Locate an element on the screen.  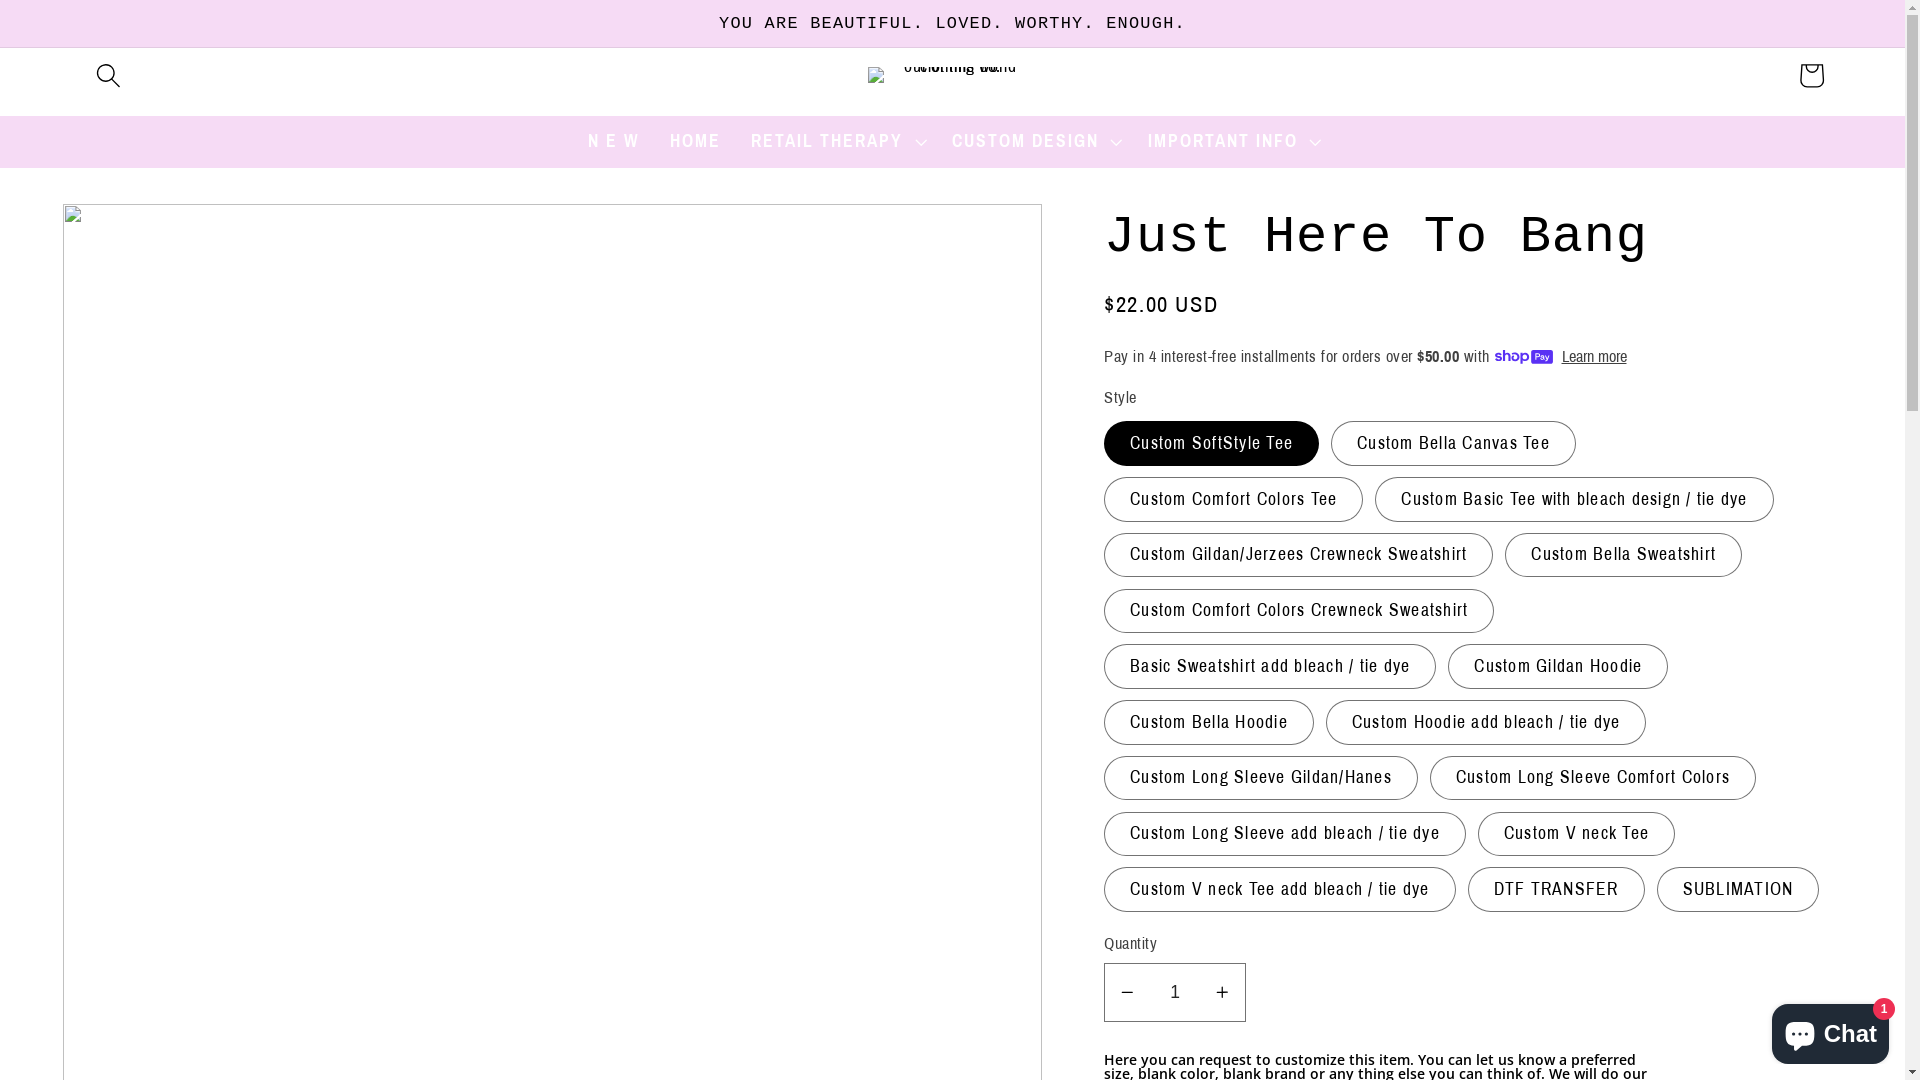
'Increase quantity for Just Here To Bang' is located at coordinates (1221, 991).